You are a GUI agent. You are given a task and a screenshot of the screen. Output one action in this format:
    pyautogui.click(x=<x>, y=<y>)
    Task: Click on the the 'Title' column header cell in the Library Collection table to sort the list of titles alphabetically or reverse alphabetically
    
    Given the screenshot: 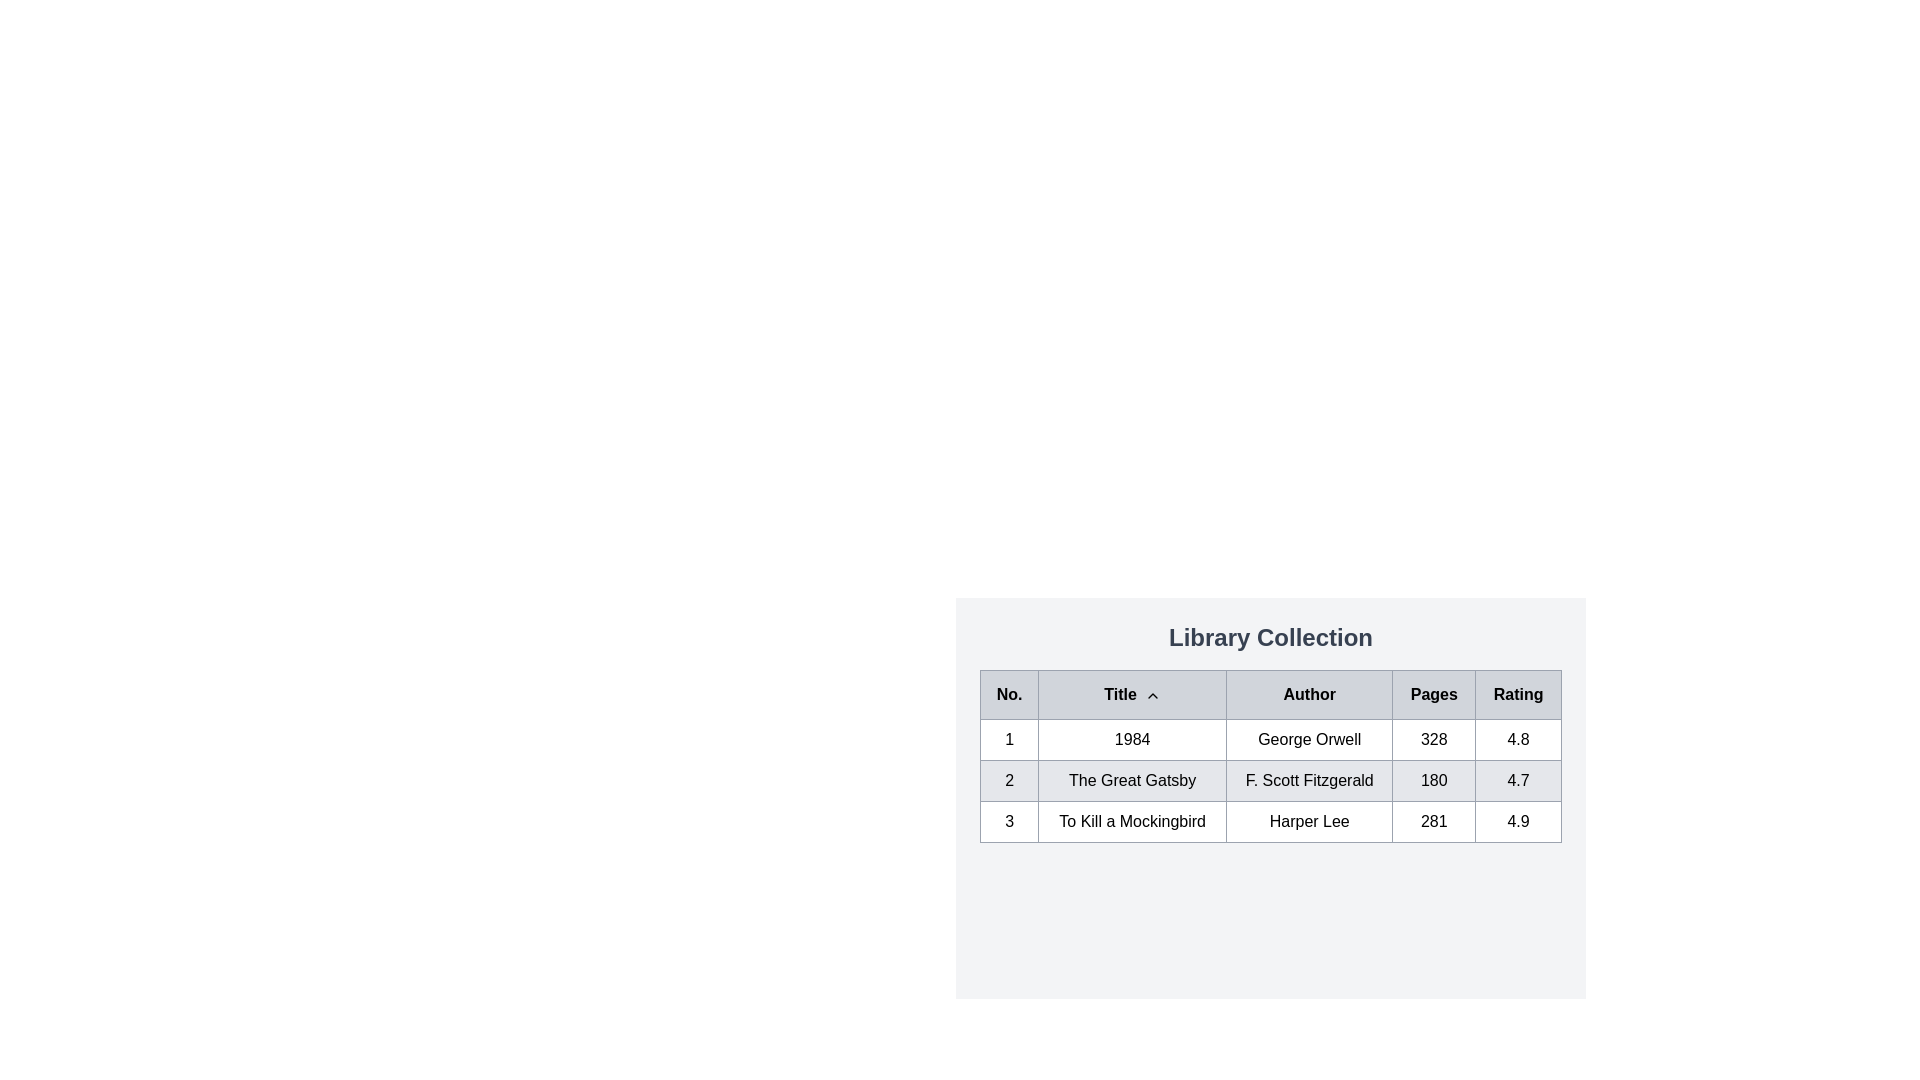 What is the action you would take?
    pyautogui.click(x=1132, y=693)
    